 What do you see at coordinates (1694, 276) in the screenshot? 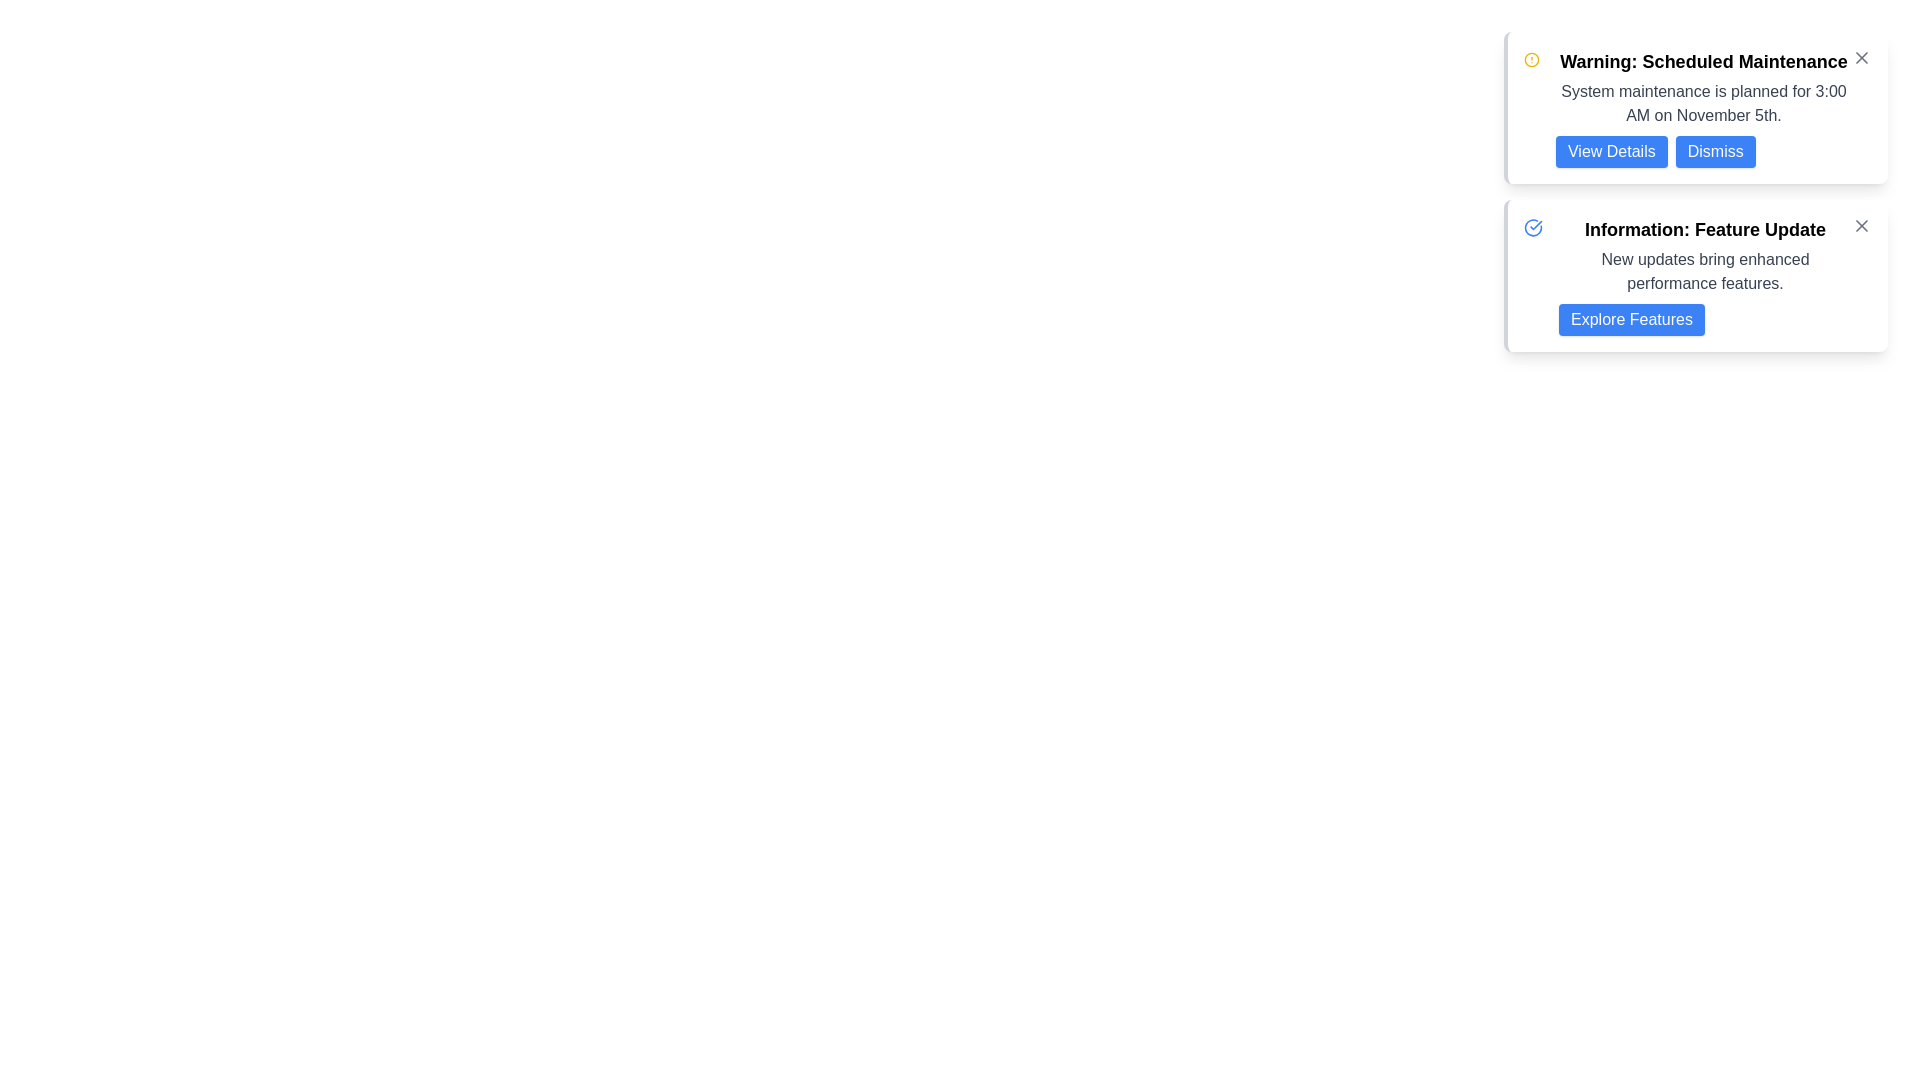
I see `the second notification box with rounded corners that has a white background and a blue left border, containing the title 'Information: Feature Update' and the description 'New updates bring enhanced performance features'` at bounding box center [1694, 276].